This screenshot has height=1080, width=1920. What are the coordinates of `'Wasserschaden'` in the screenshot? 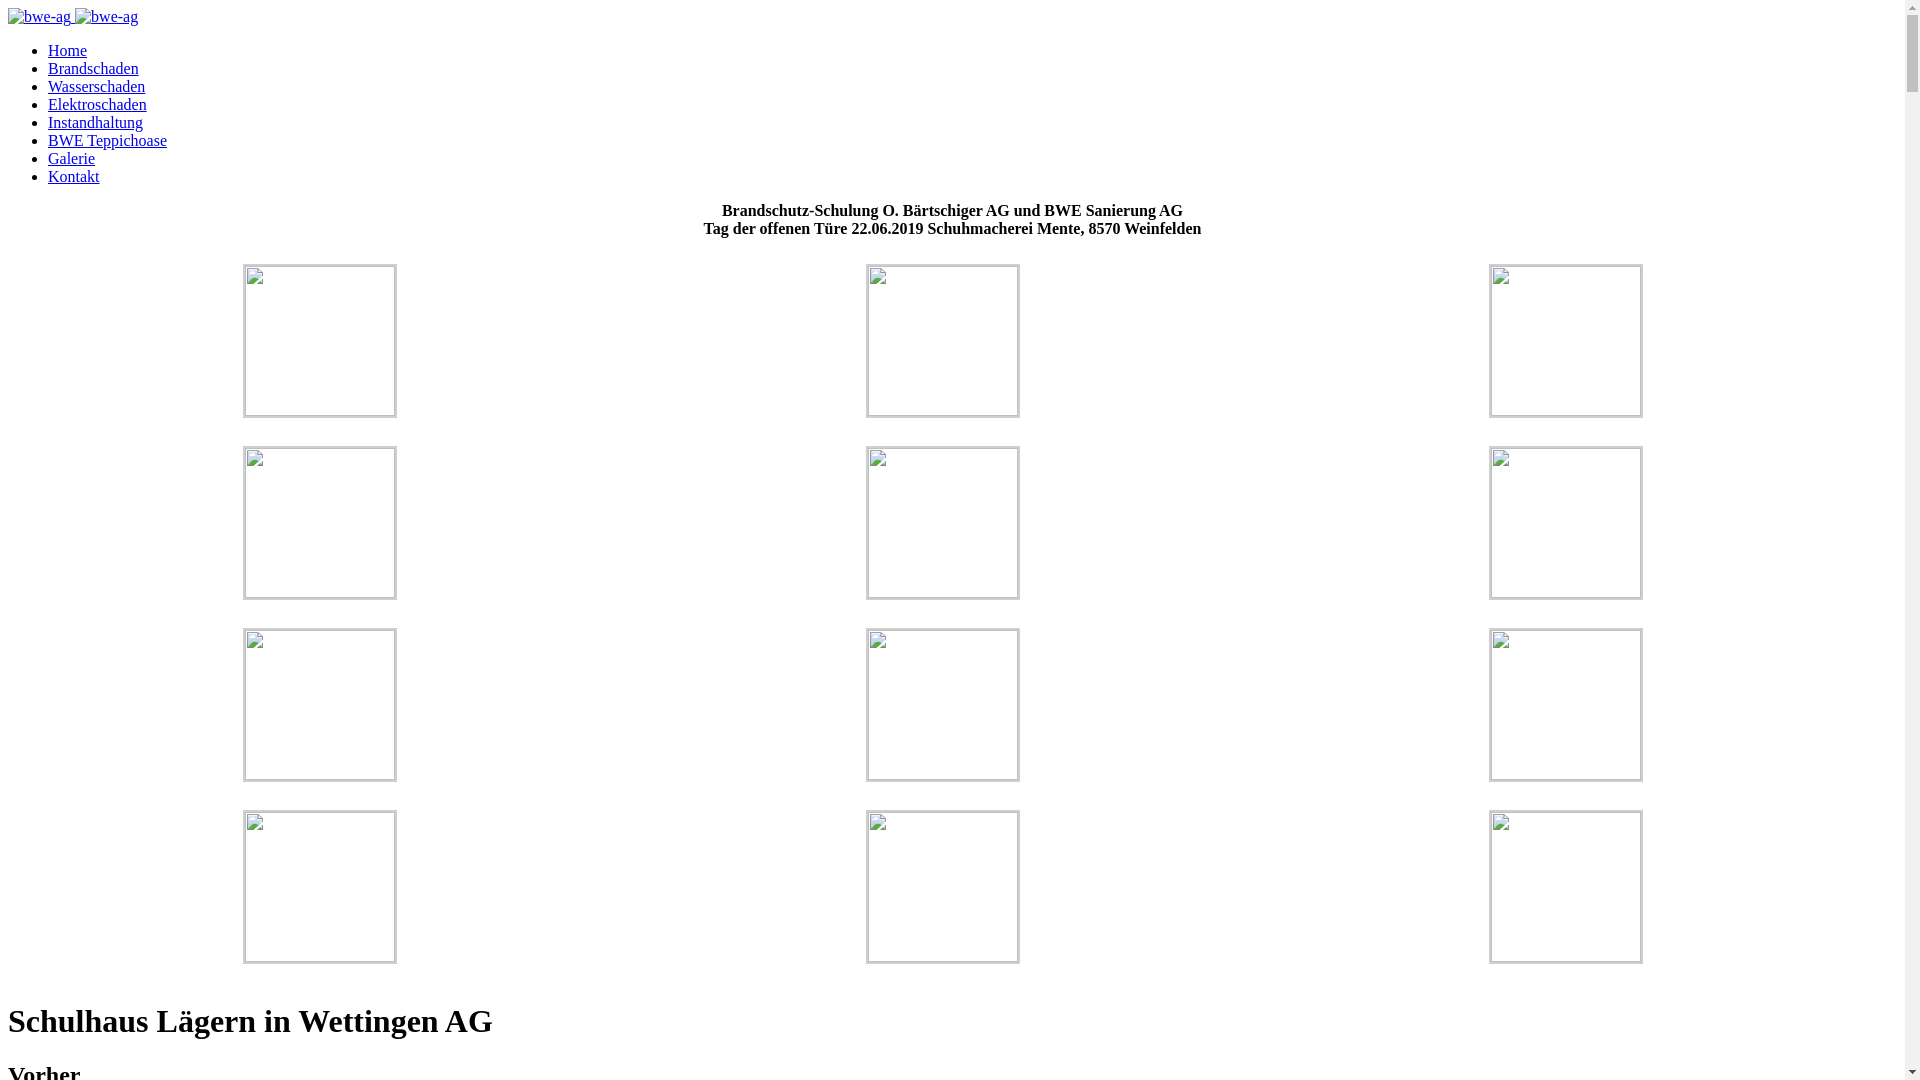 It's located at (95, 85).